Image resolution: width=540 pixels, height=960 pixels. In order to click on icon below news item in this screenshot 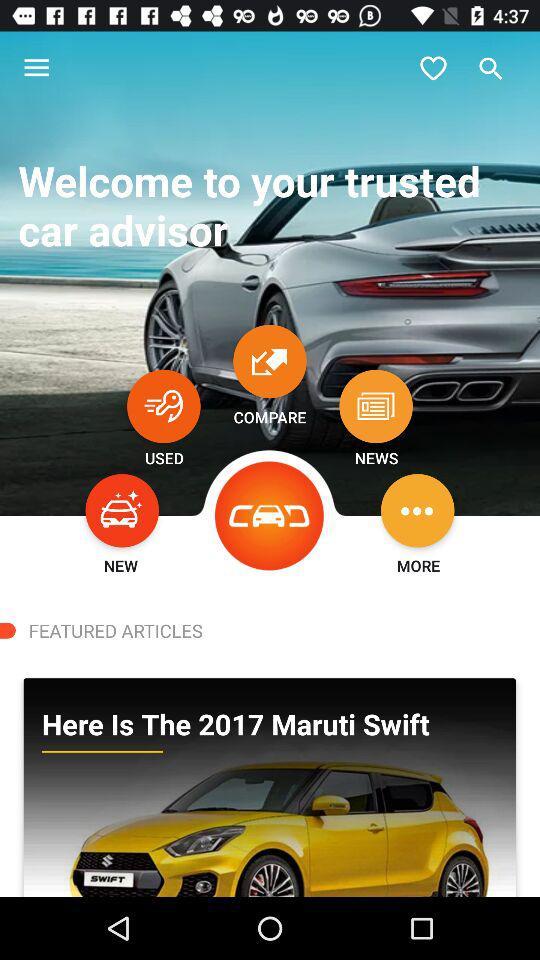, I will do `click(416, 509)`.